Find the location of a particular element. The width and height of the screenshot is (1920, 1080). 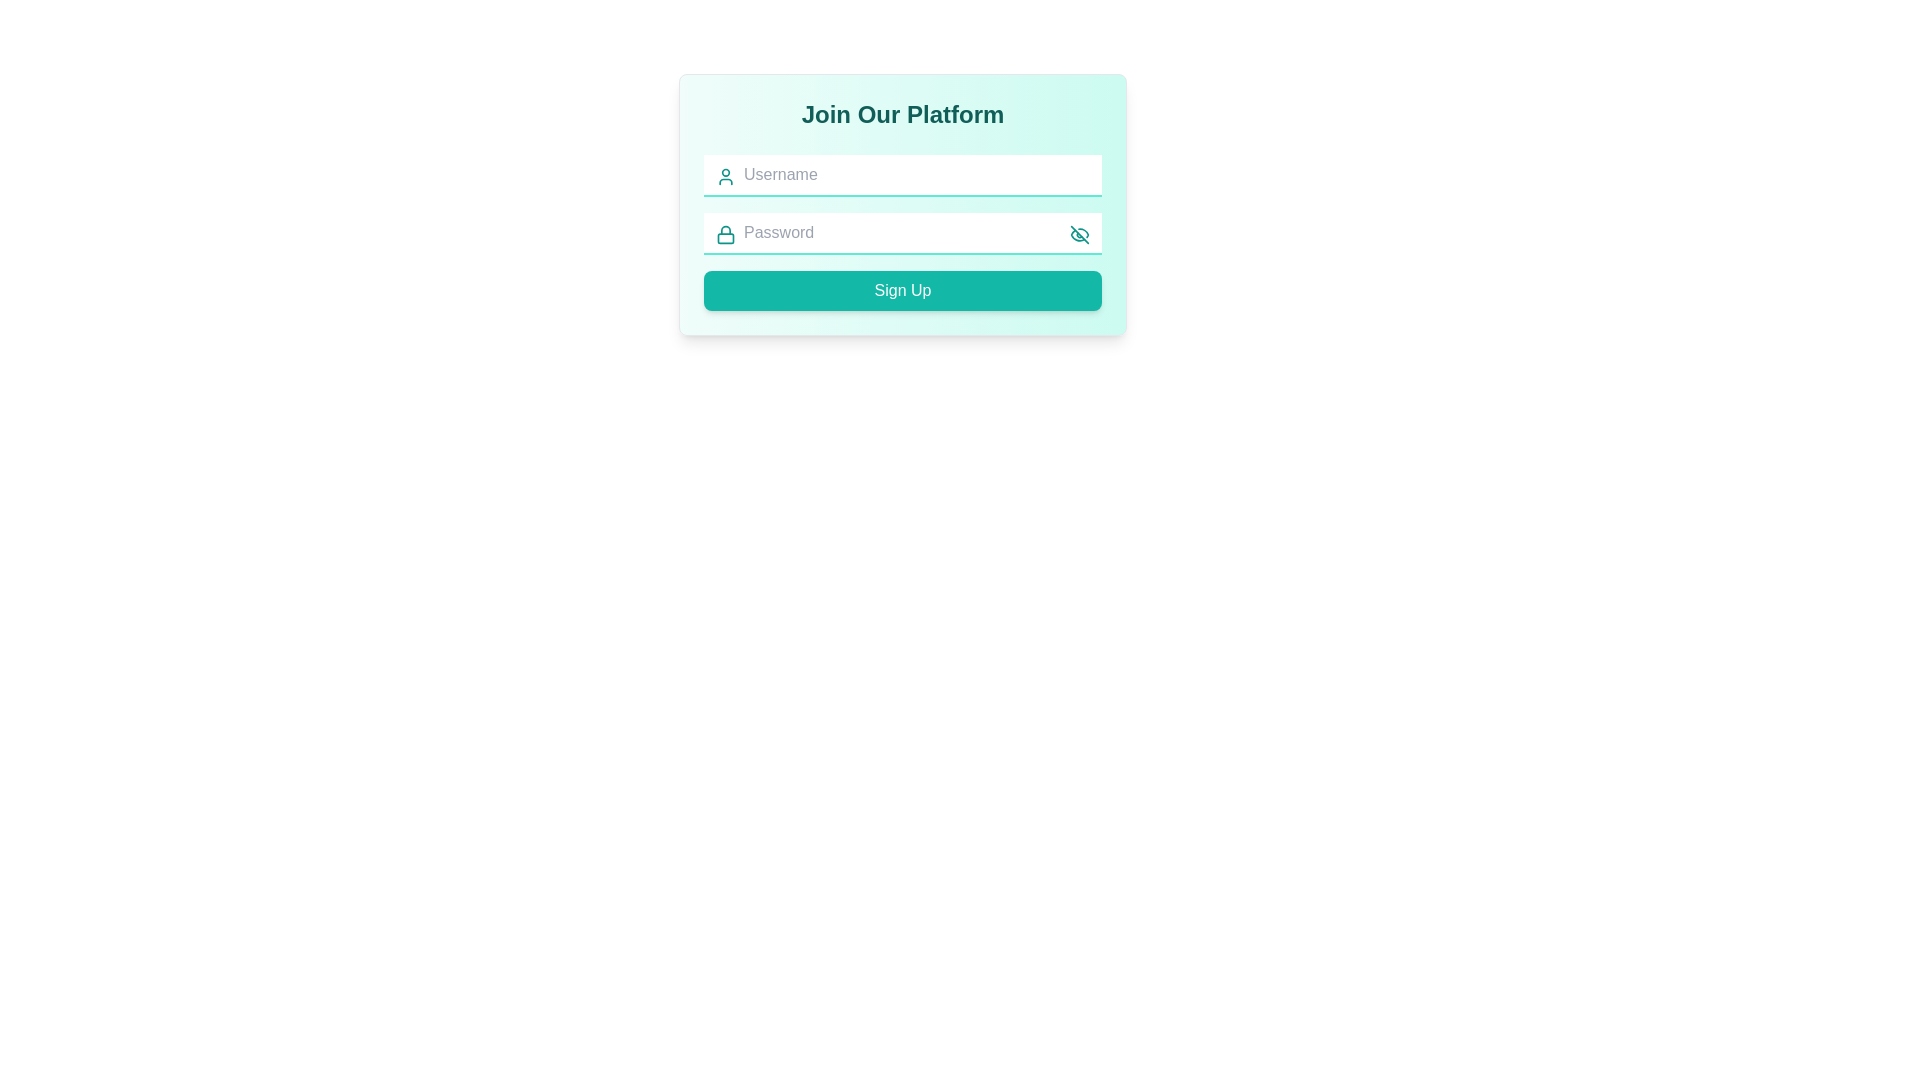

the user silhouette icon with a teal stroke color, located at the left edge of the username input field in the login or registration form is located at coordinates (724, 176).